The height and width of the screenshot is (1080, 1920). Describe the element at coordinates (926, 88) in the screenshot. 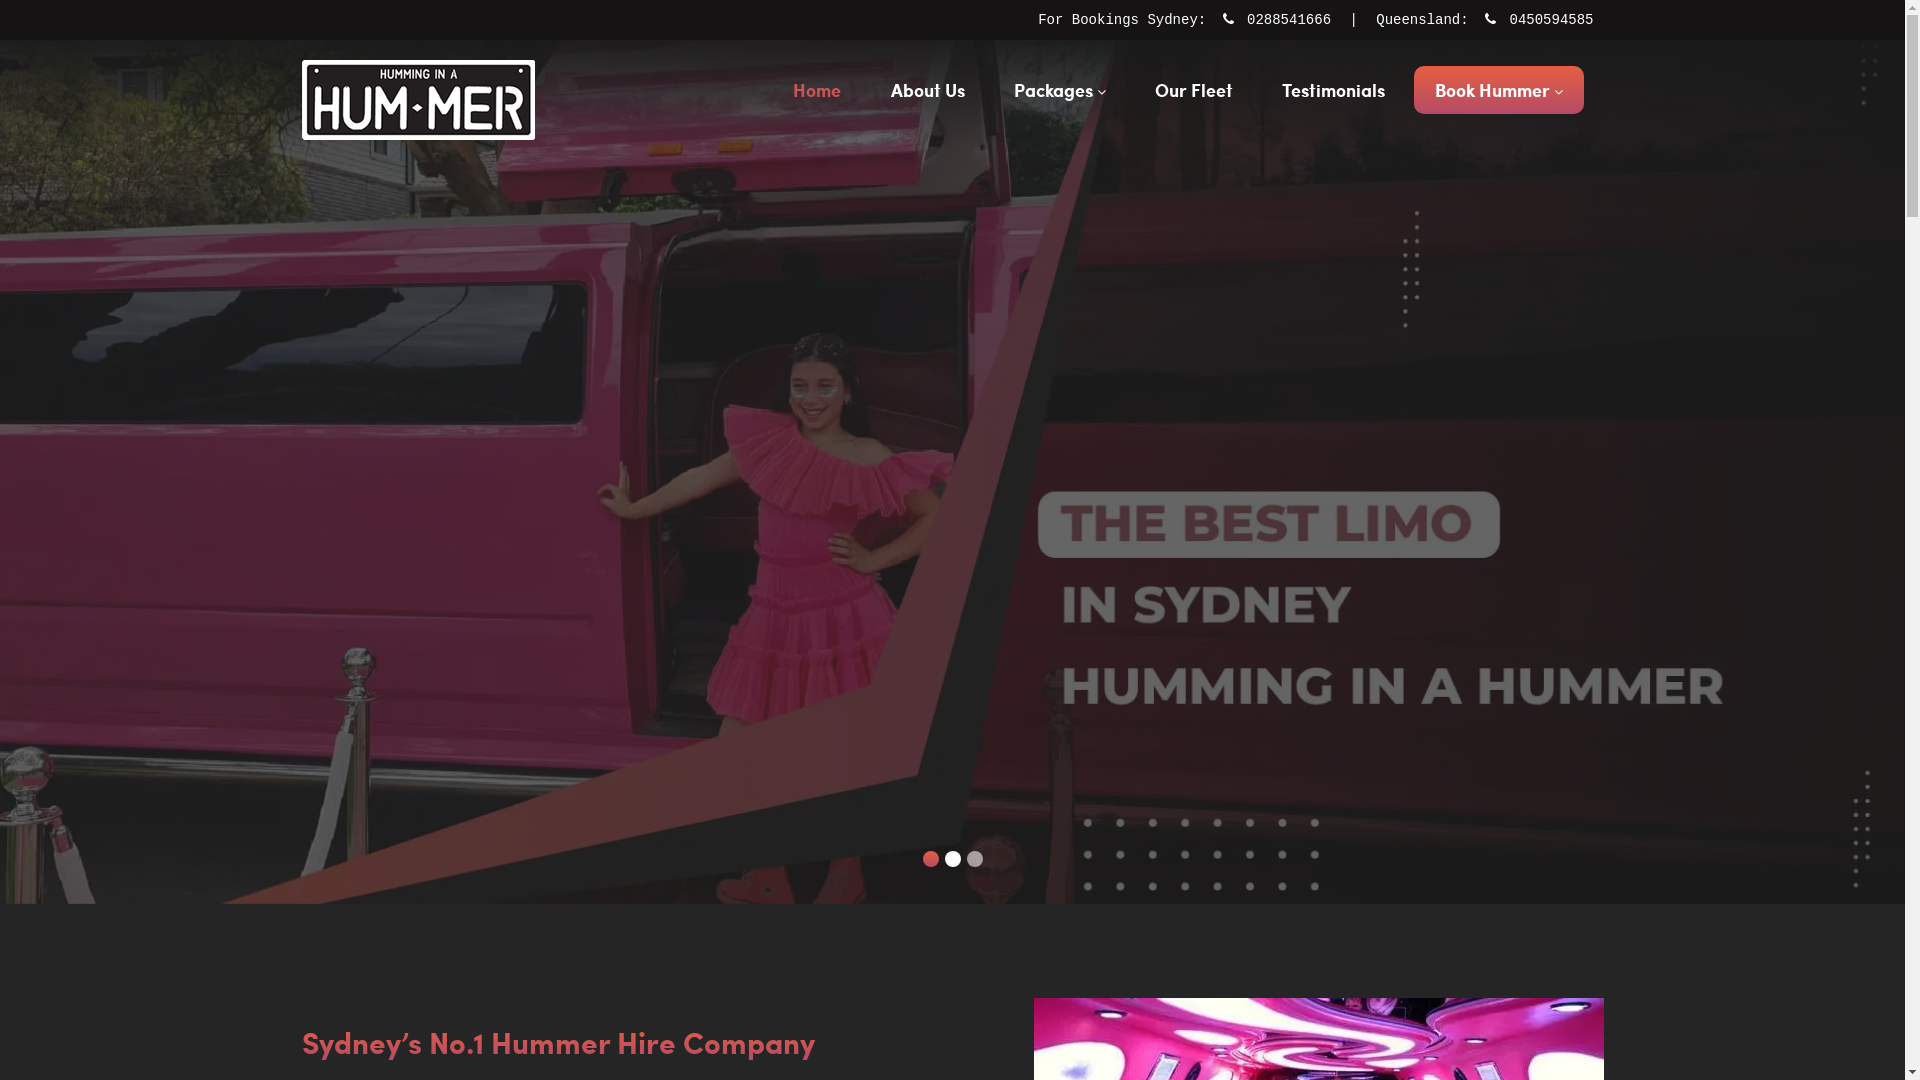

I see `'About Us'` at that location.